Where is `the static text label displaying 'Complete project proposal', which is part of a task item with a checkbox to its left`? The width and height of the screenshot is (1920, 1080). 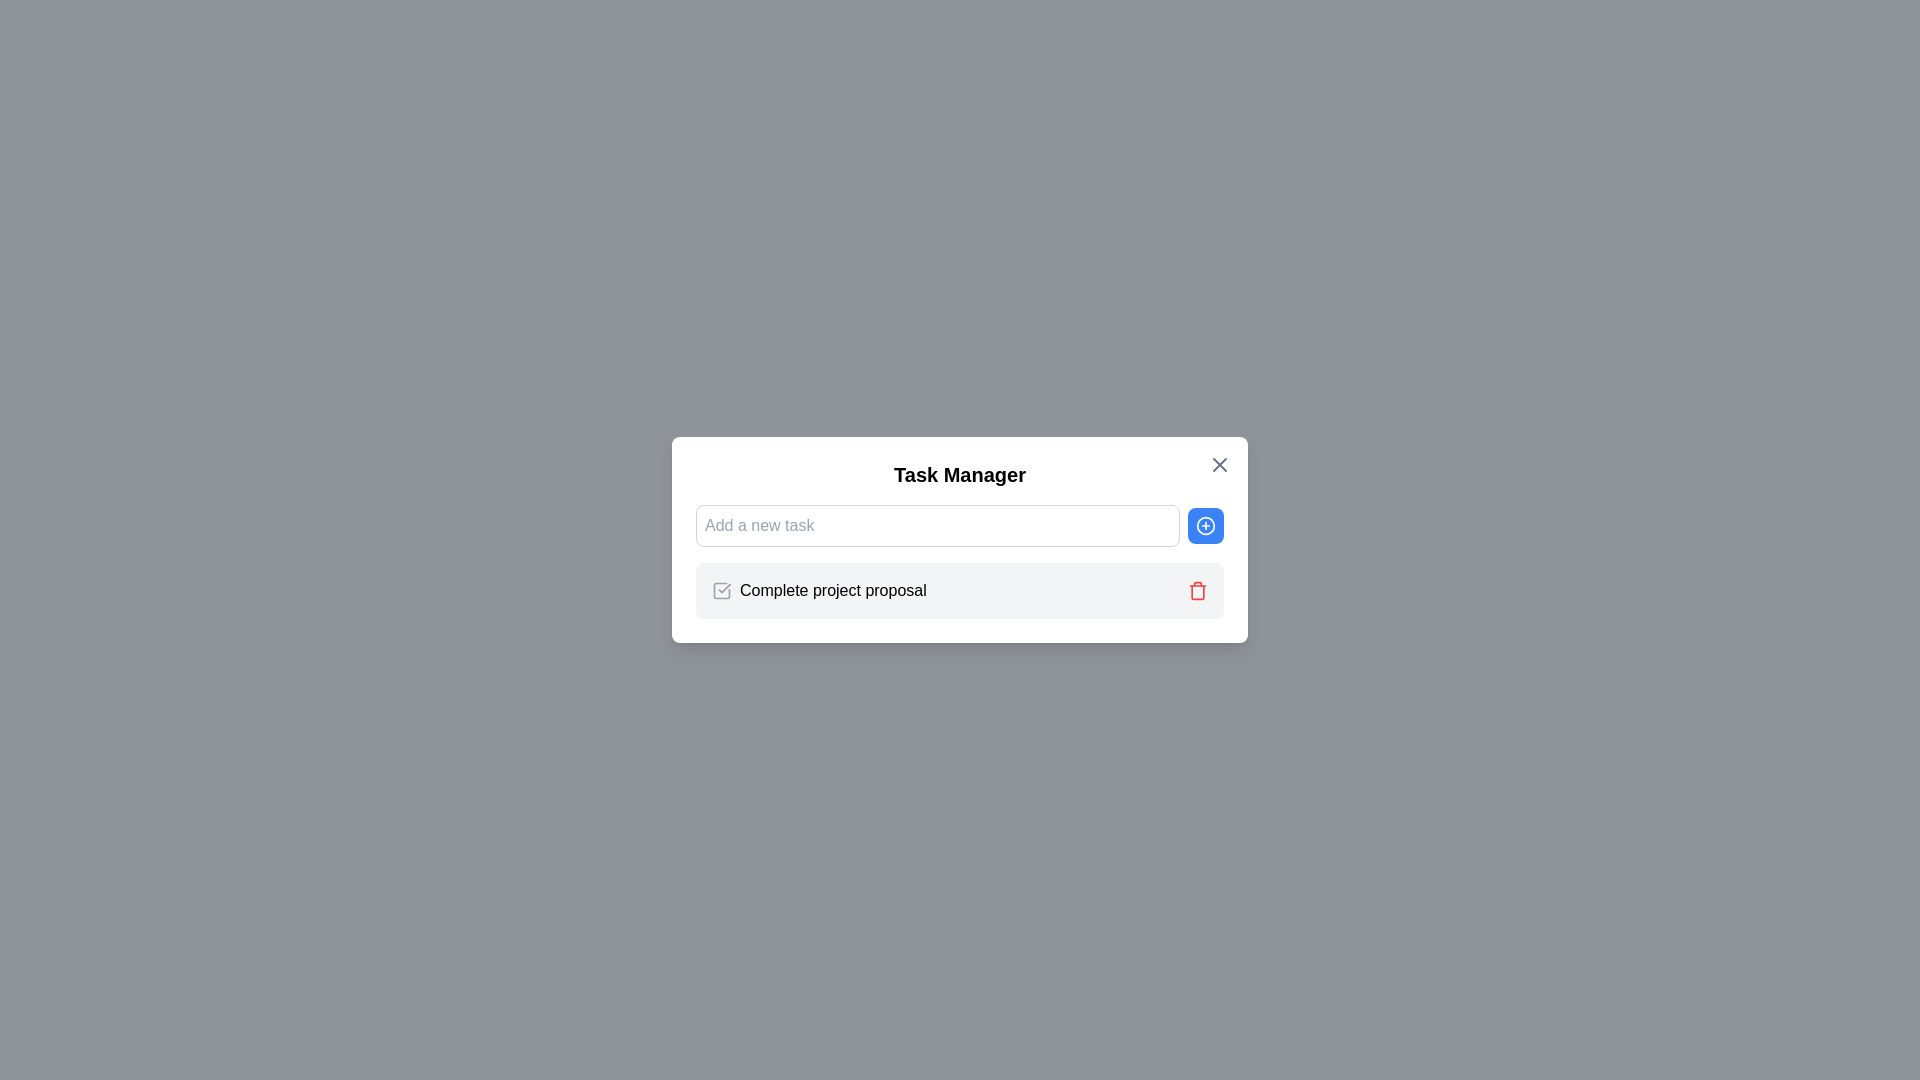 the static text label displaying 'Complete project proposal', which is part of a task item with a checkbox to its left is located at coordinates (819, 589).